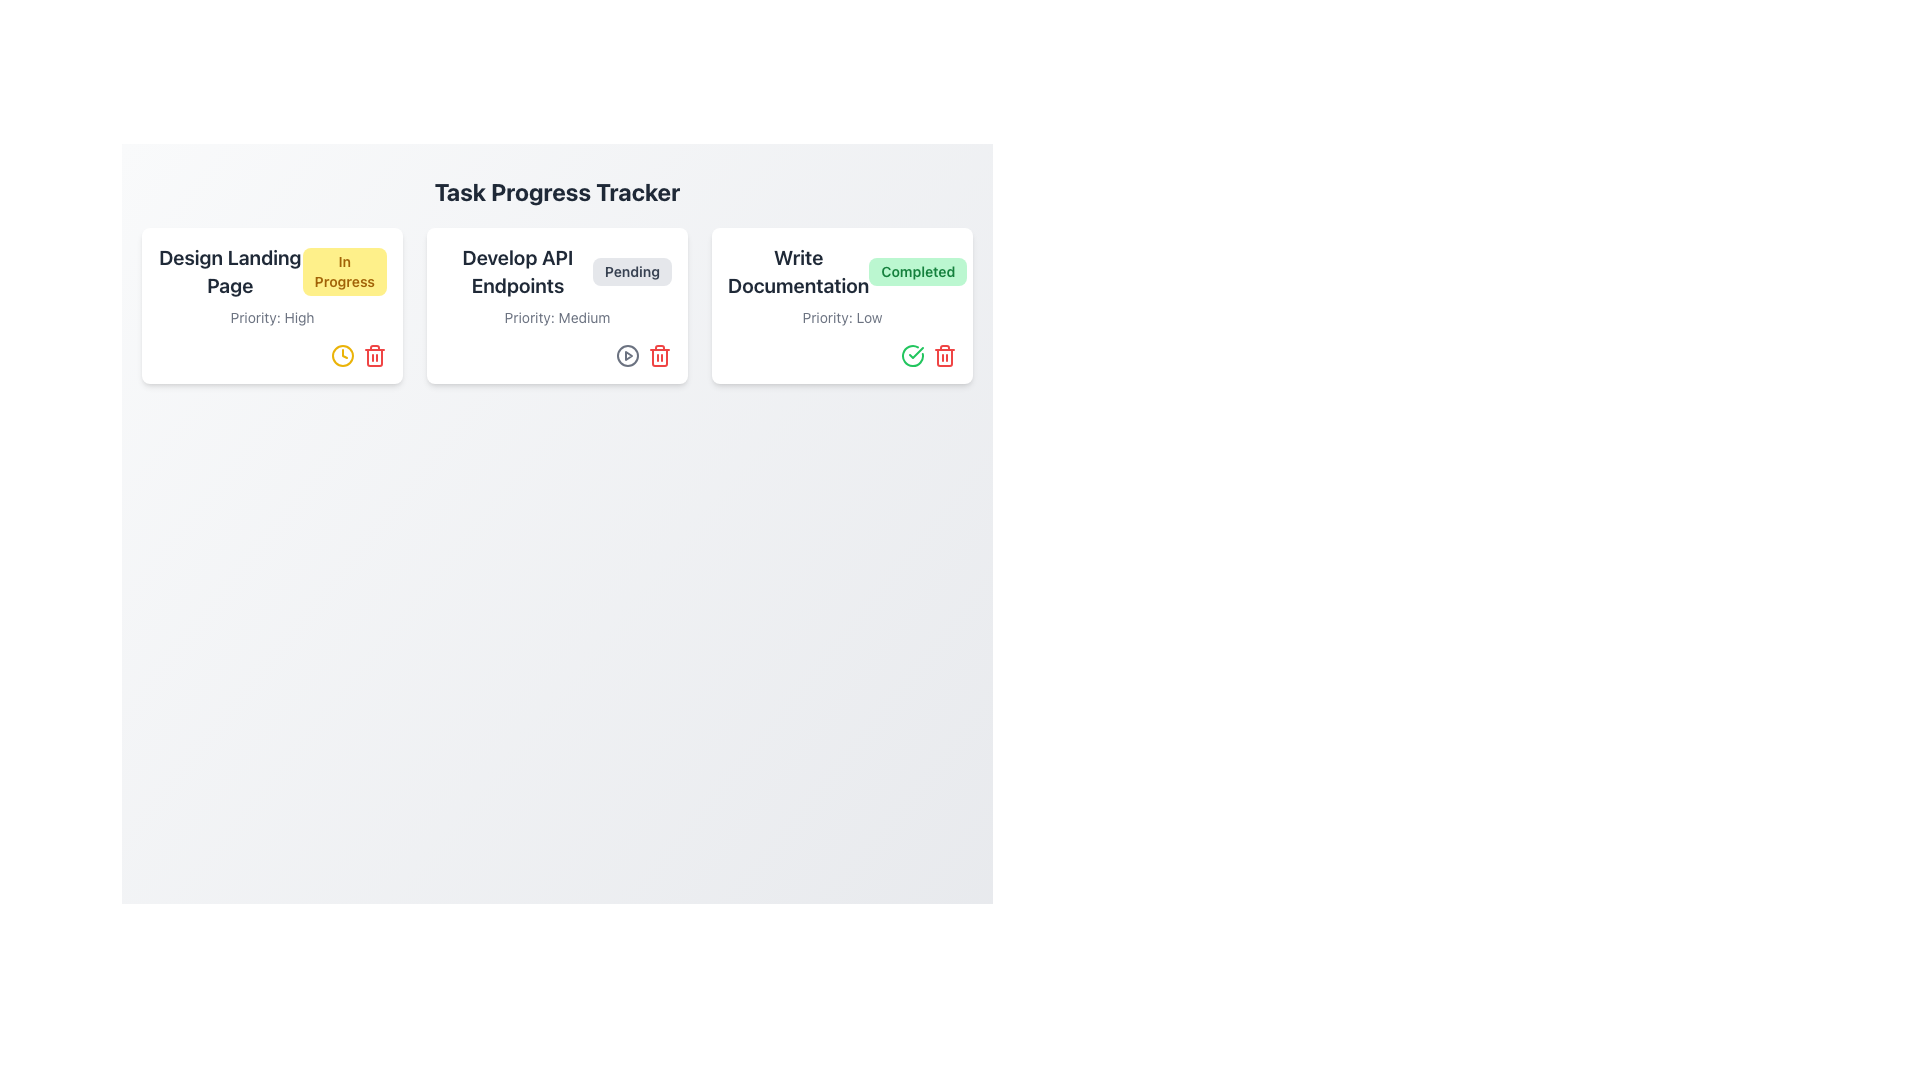 Image resolution: width=1920 pixels, height=1080 pixels. What do you see at coordinates (342, 354) in the screenshot?
I see `the yellow clock icon in the 'Design Landing Page' card within the 'Task Progress Tracker' section` at bounding box center [342, 354].